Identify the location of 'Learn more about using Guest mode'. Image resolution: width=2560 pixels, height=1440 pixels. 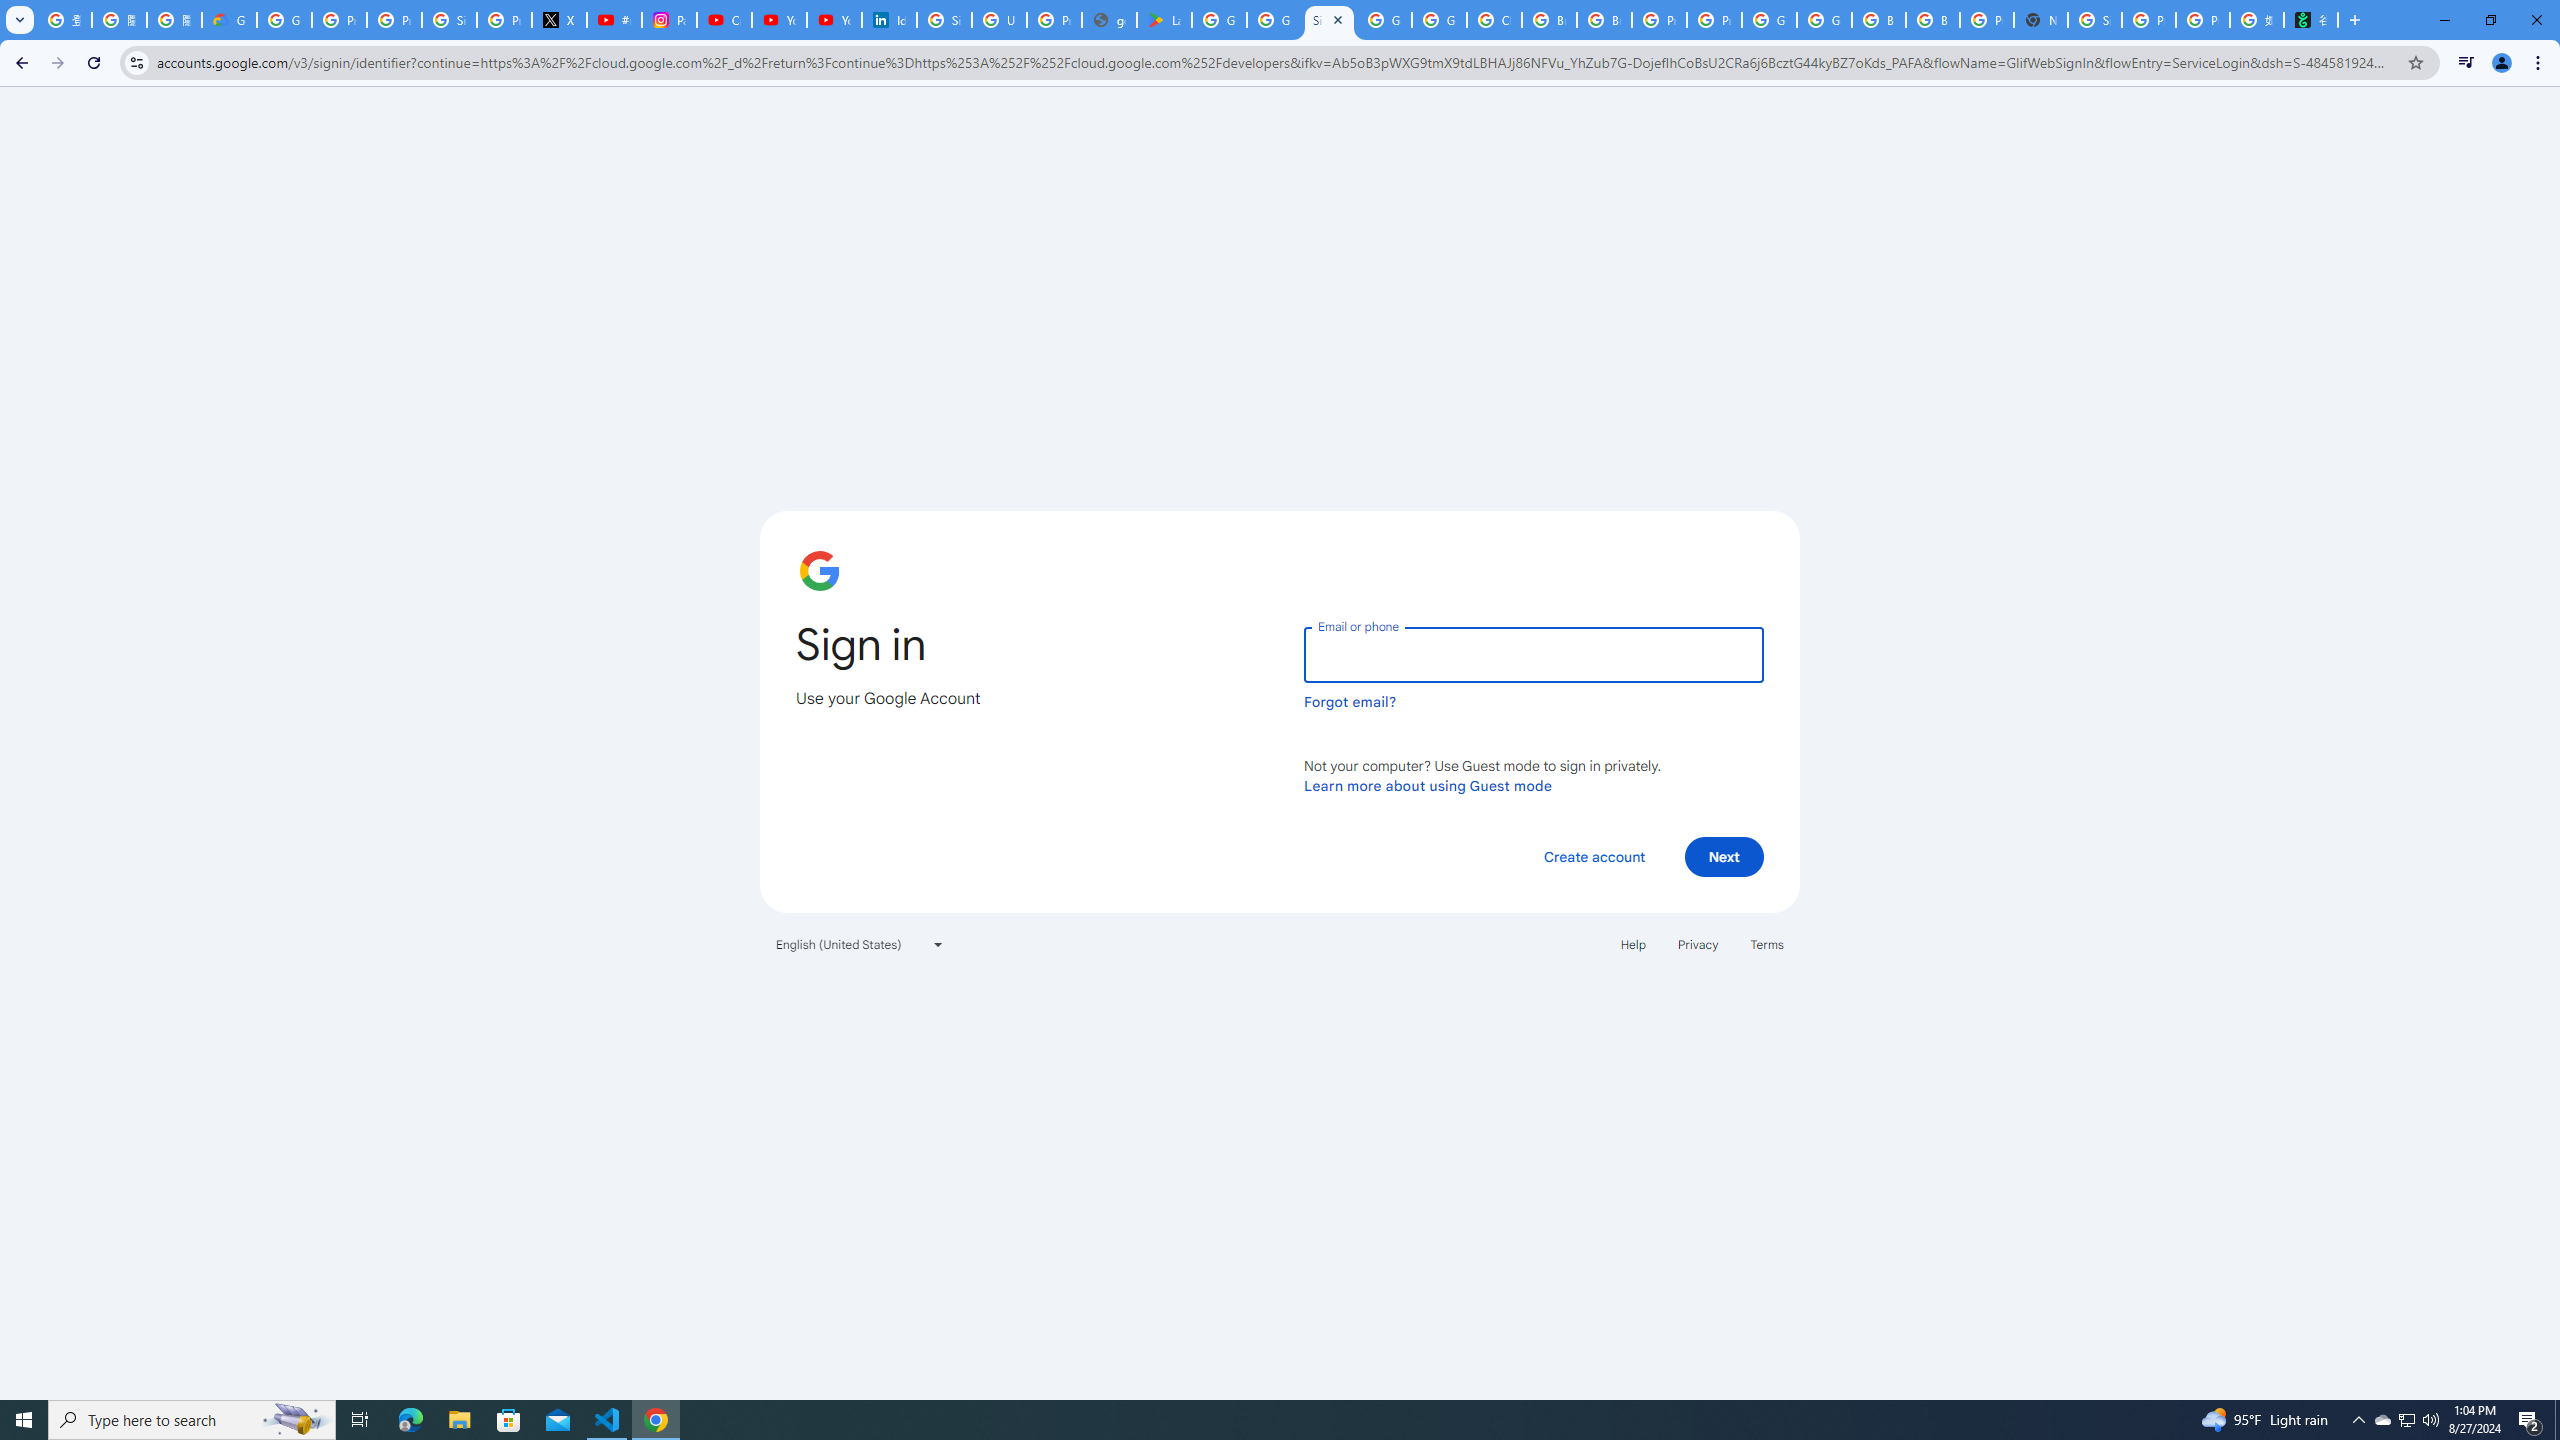
(1427, 785).